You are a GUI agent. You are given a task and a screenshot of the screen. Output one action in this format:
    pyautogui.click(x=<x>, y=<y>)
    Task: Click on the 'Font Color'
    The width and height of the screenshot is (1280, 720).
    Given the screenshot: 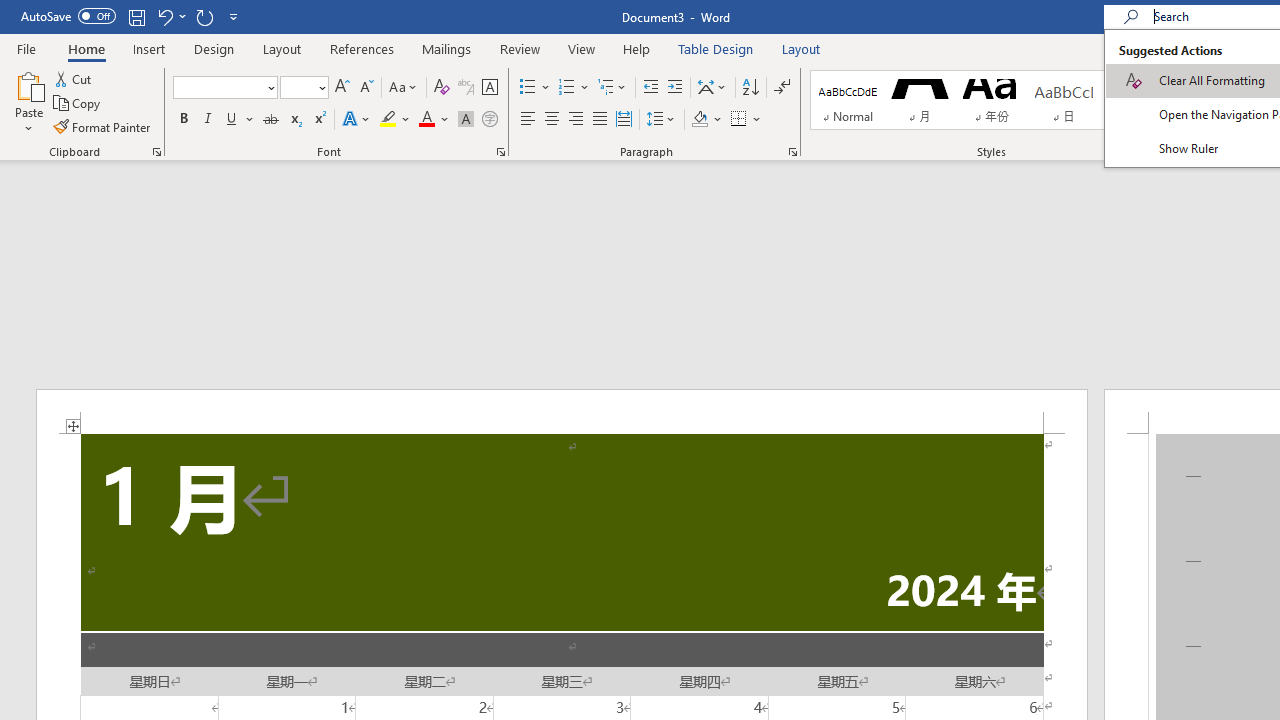 What is the action you would take?
    pyautogui.click(x=433, y=119)
    